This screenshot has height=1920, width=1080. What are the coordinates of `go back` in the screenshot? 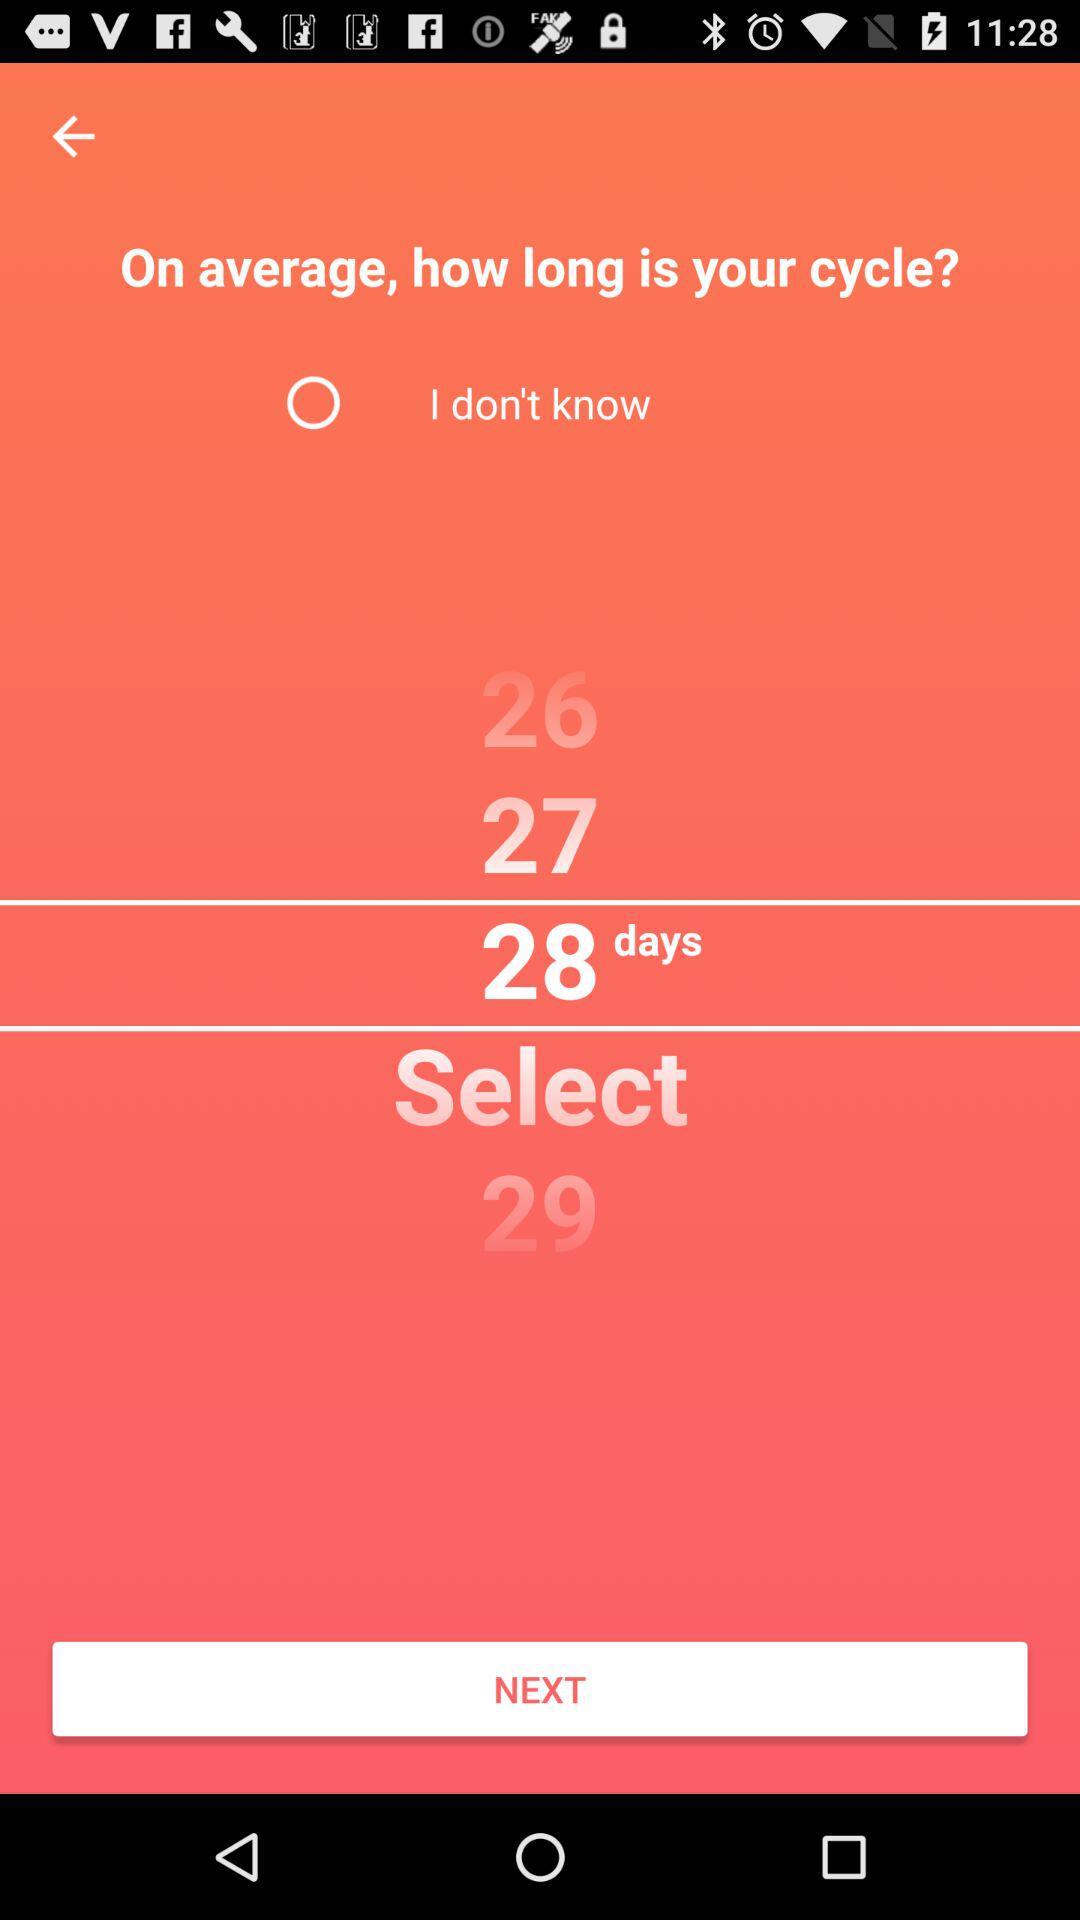 It's located at (72, 135).